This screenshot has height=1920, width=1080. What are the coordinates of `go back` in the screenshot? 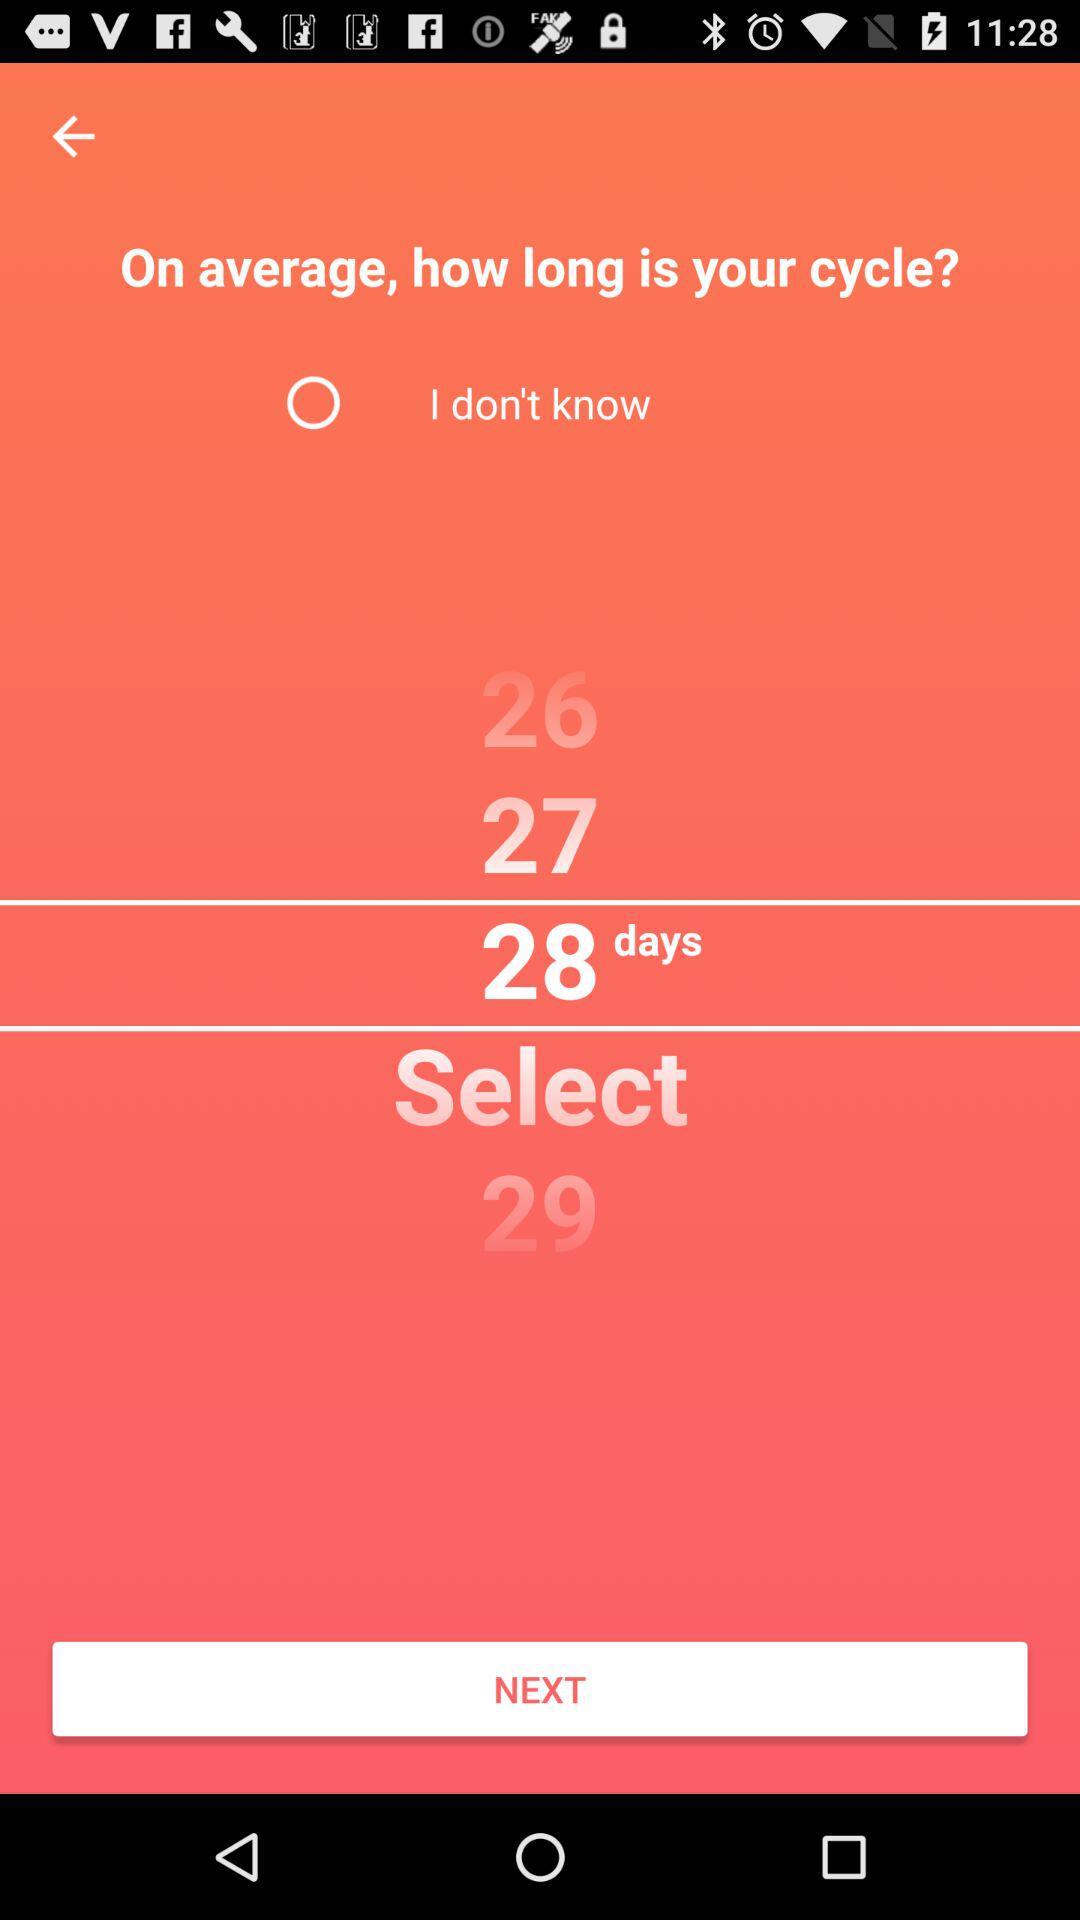 It's located at (72, 135).